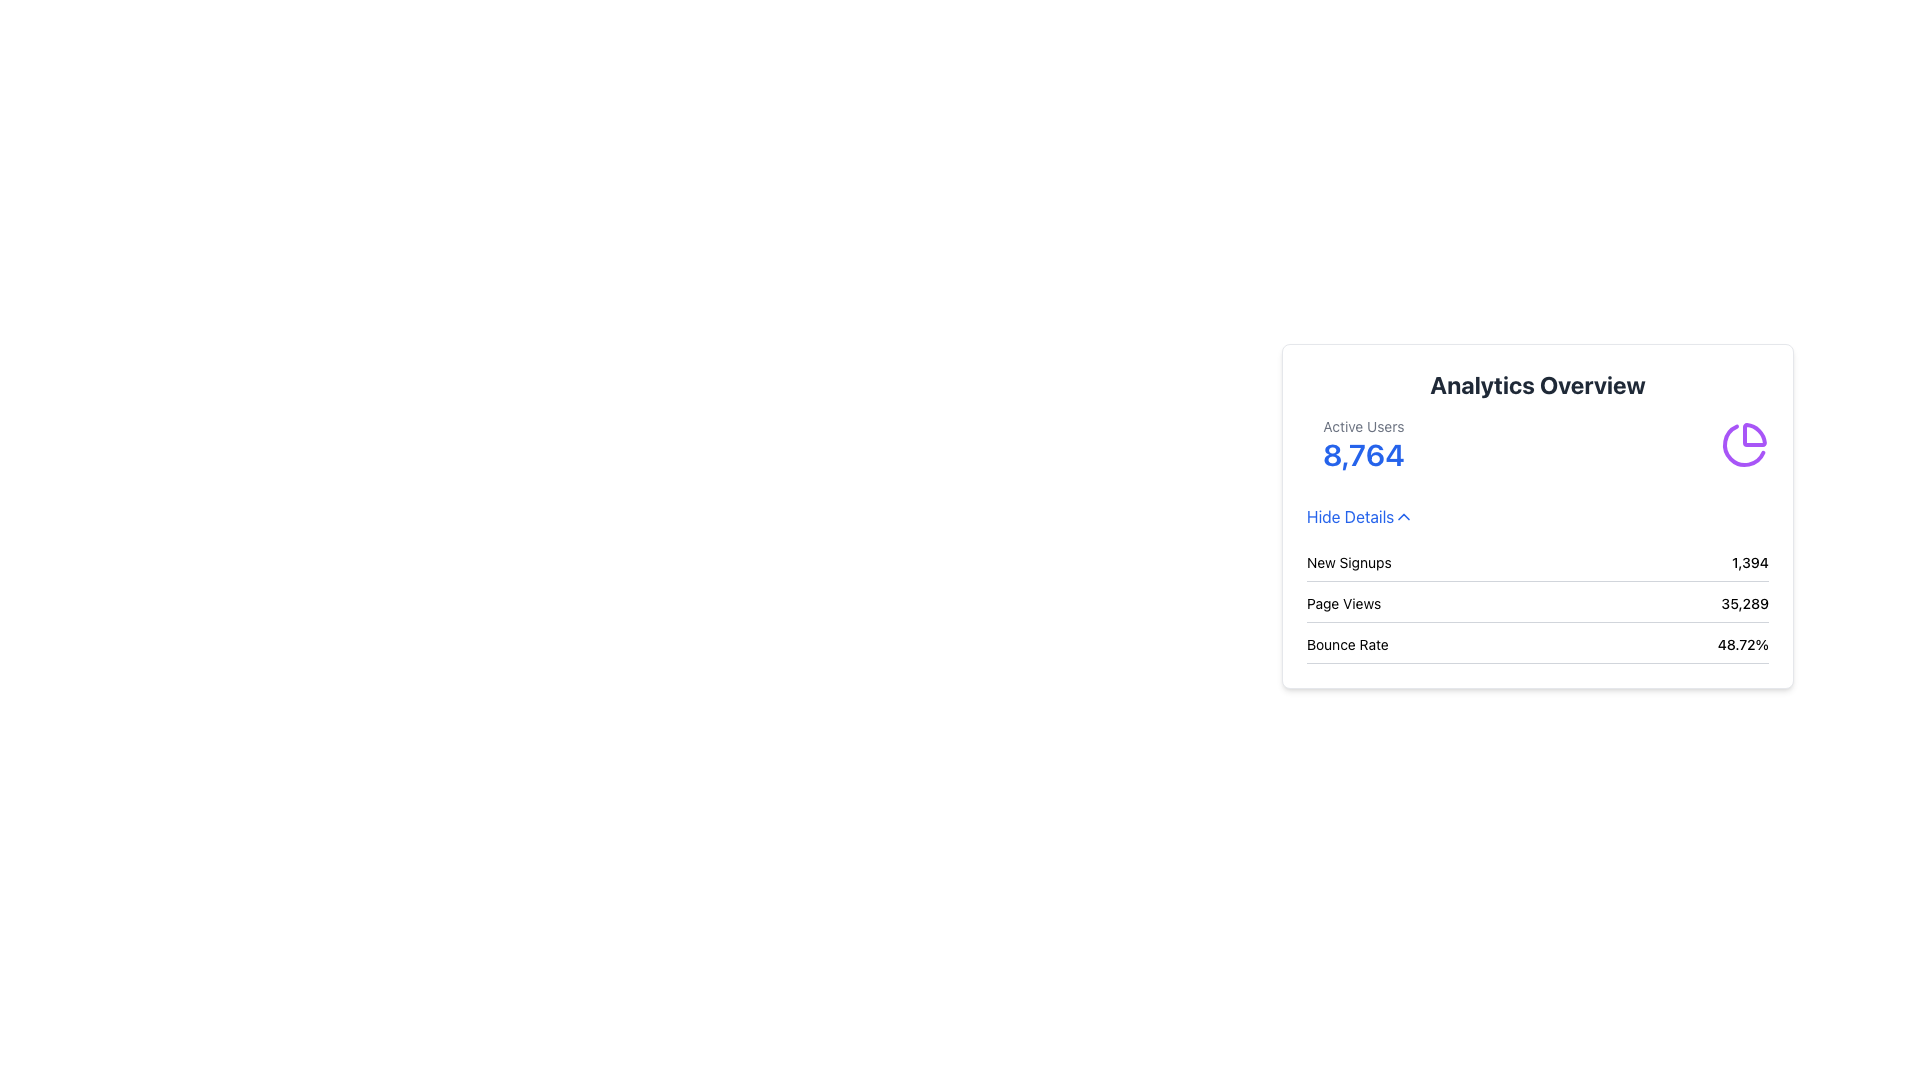 This screenshot has width=1920, height=1080. I want to click on the SVG icon representing analytics in the 'Analytics Overview' section, located in the upper-right corner of its card, so click(1743, 444).